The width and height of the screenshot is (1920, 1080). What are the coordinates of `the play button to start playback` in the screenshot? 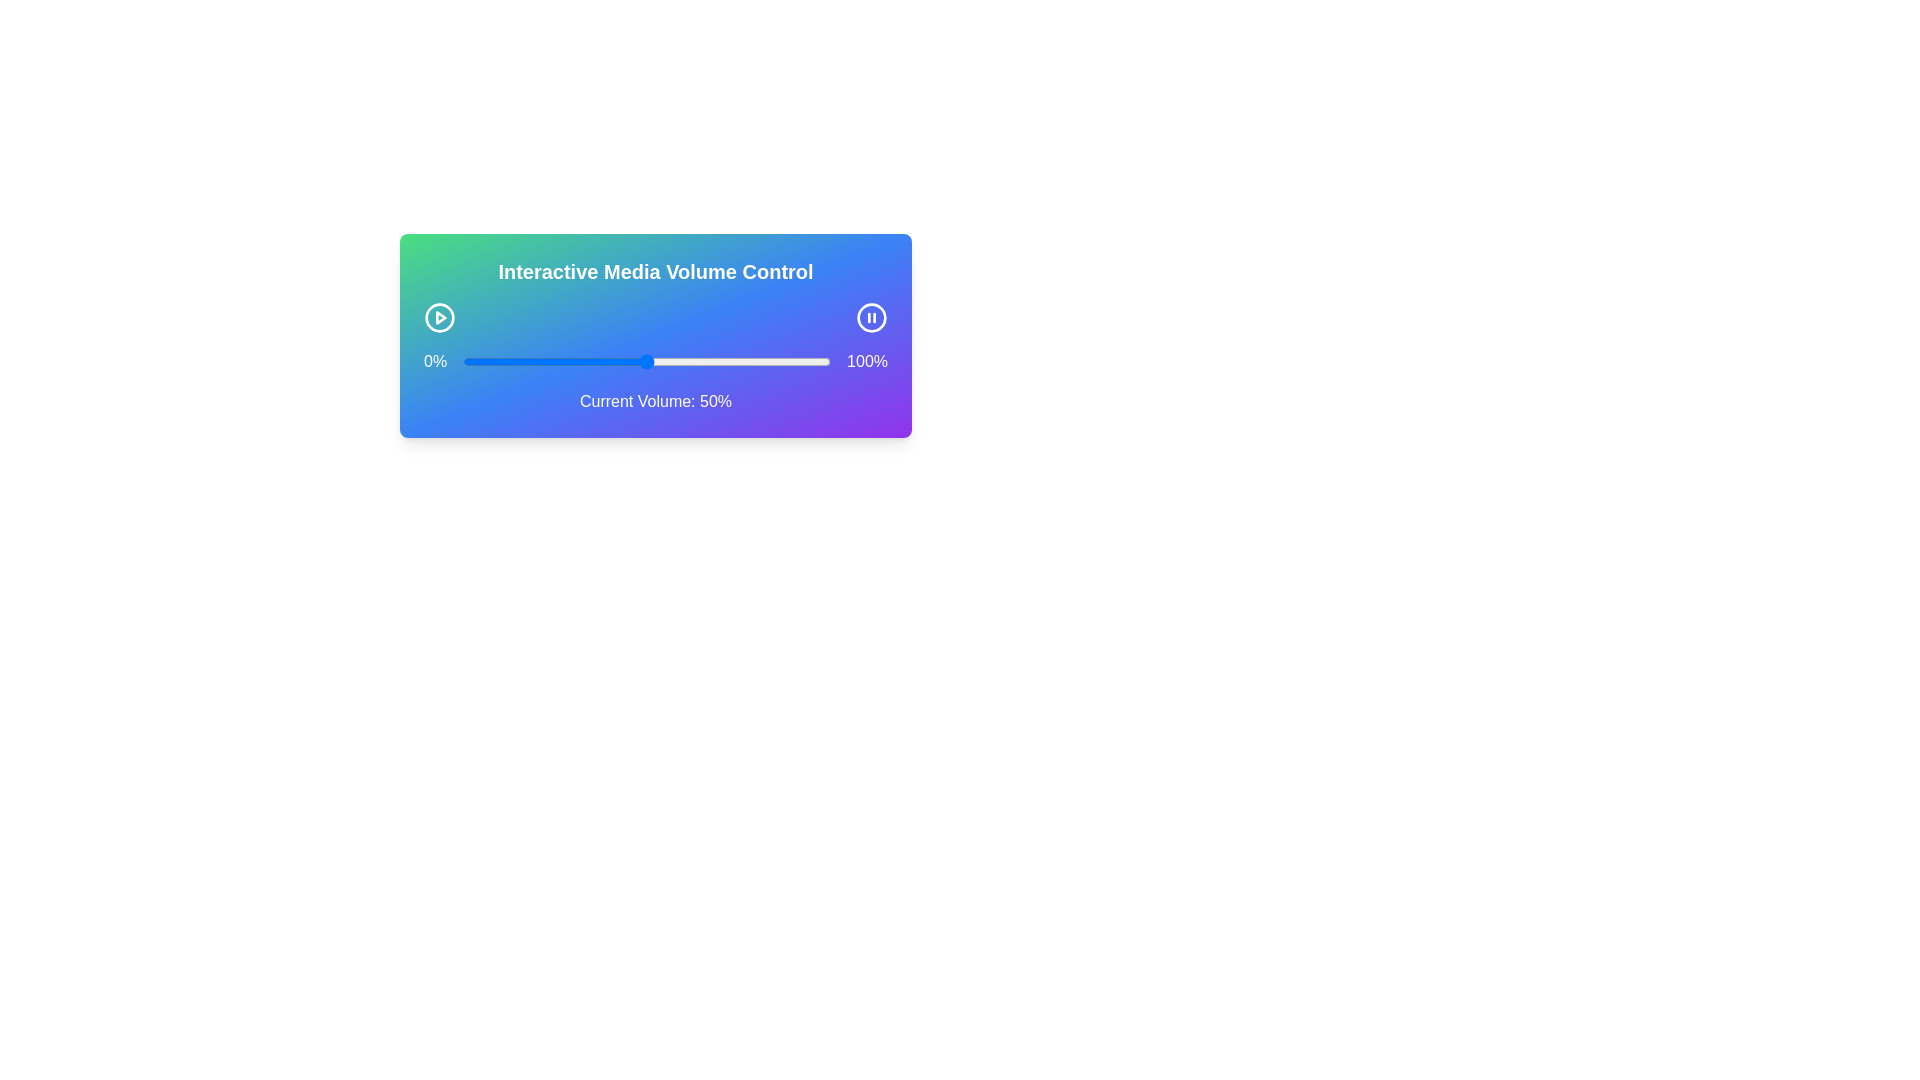 It's located at (439, 316).